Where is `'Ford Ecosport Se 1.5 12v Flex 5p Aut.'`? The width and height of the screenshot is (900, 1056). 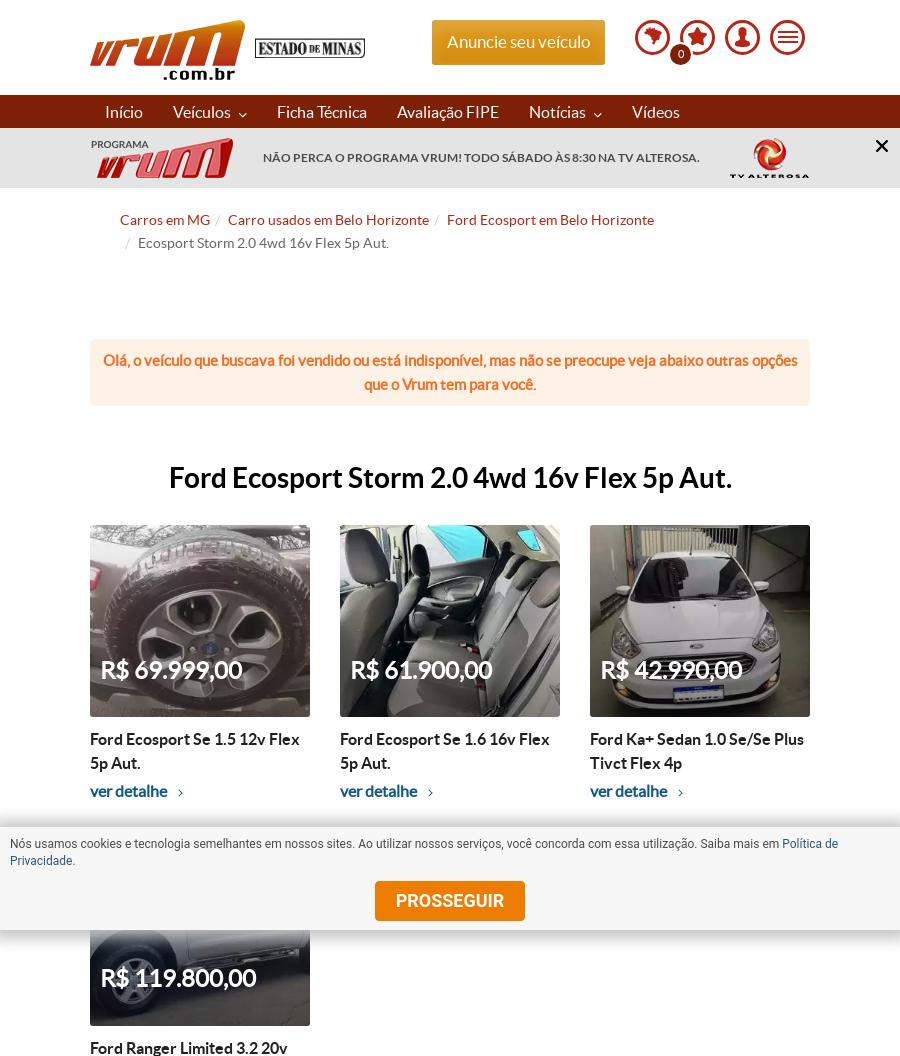 'Ford Ecosport Se 1.5 12v Flex 5p Aut.' is located at coordinates (195, 750).